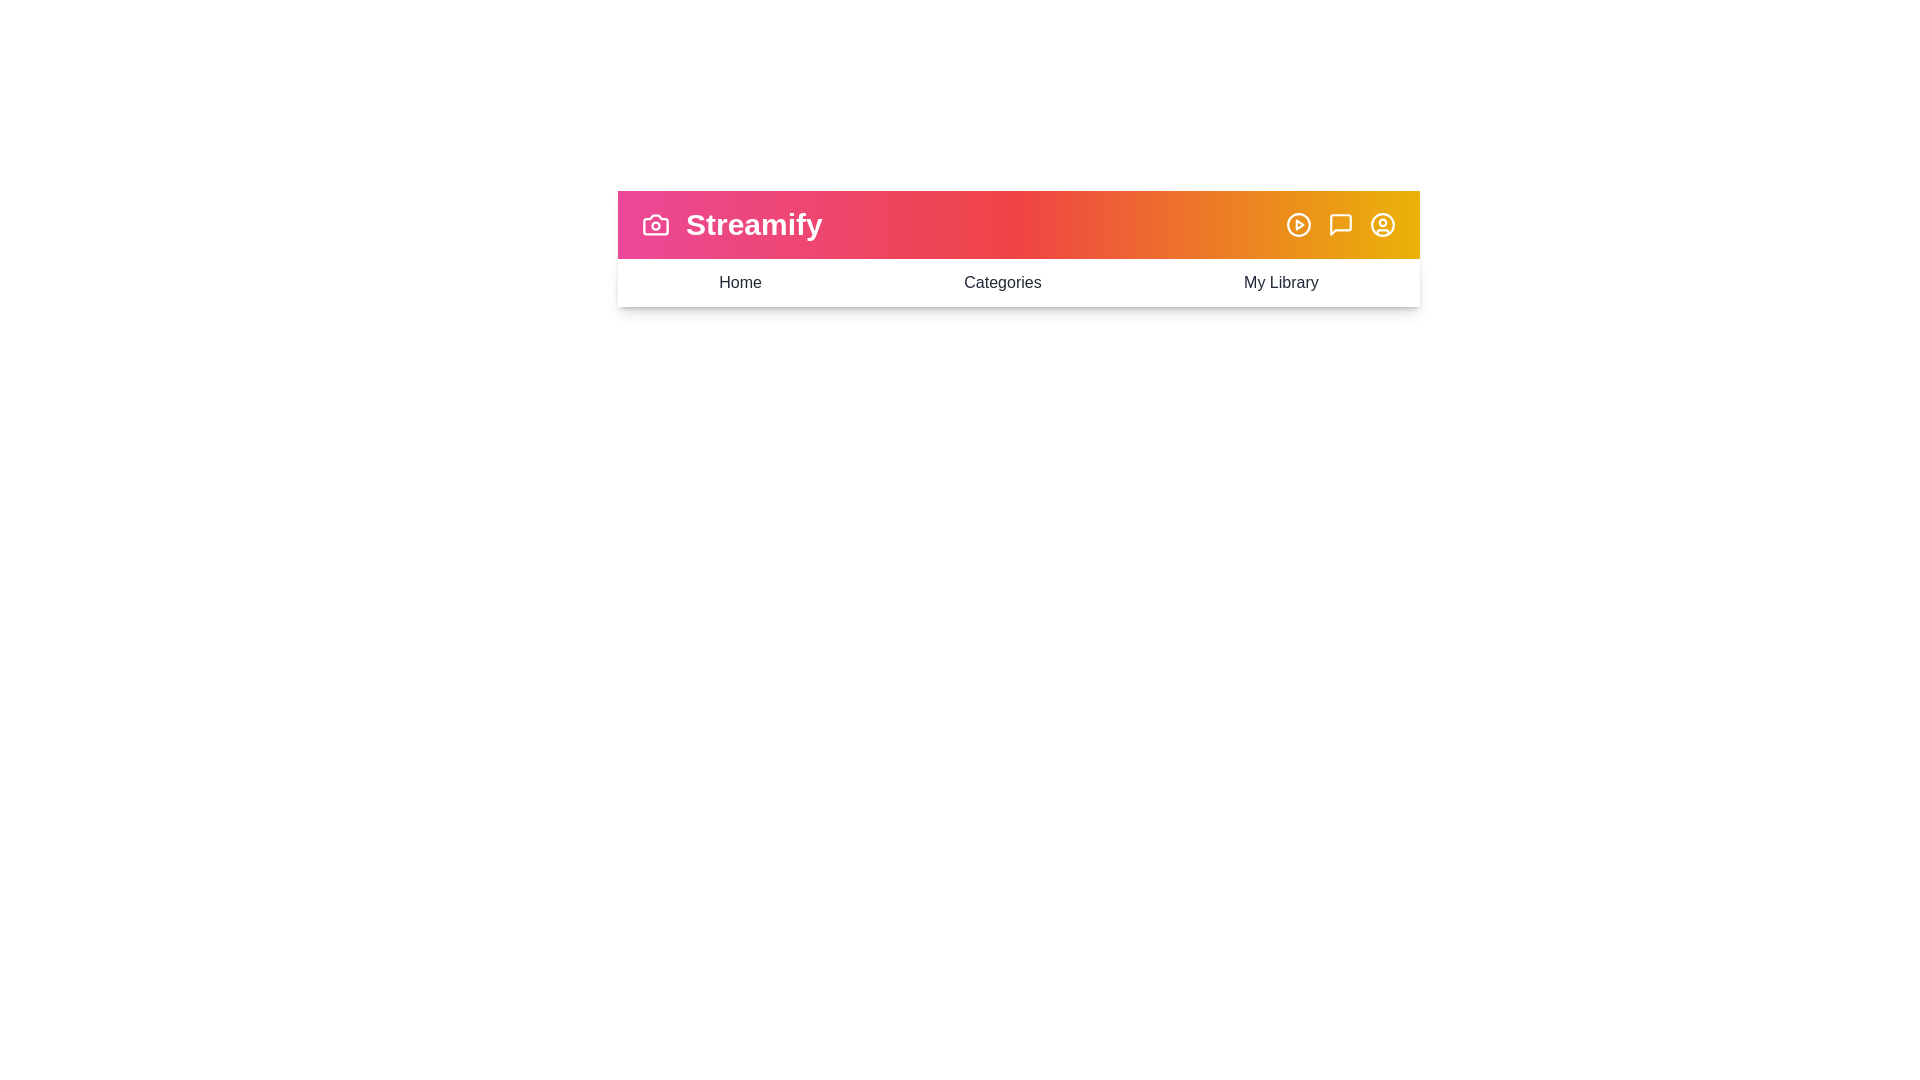  What do you see at coordinates (1299, 224) in the screenshot?
I see `the PlayCircle icon to trigger its functionality` at bounding box center [1299, 224].